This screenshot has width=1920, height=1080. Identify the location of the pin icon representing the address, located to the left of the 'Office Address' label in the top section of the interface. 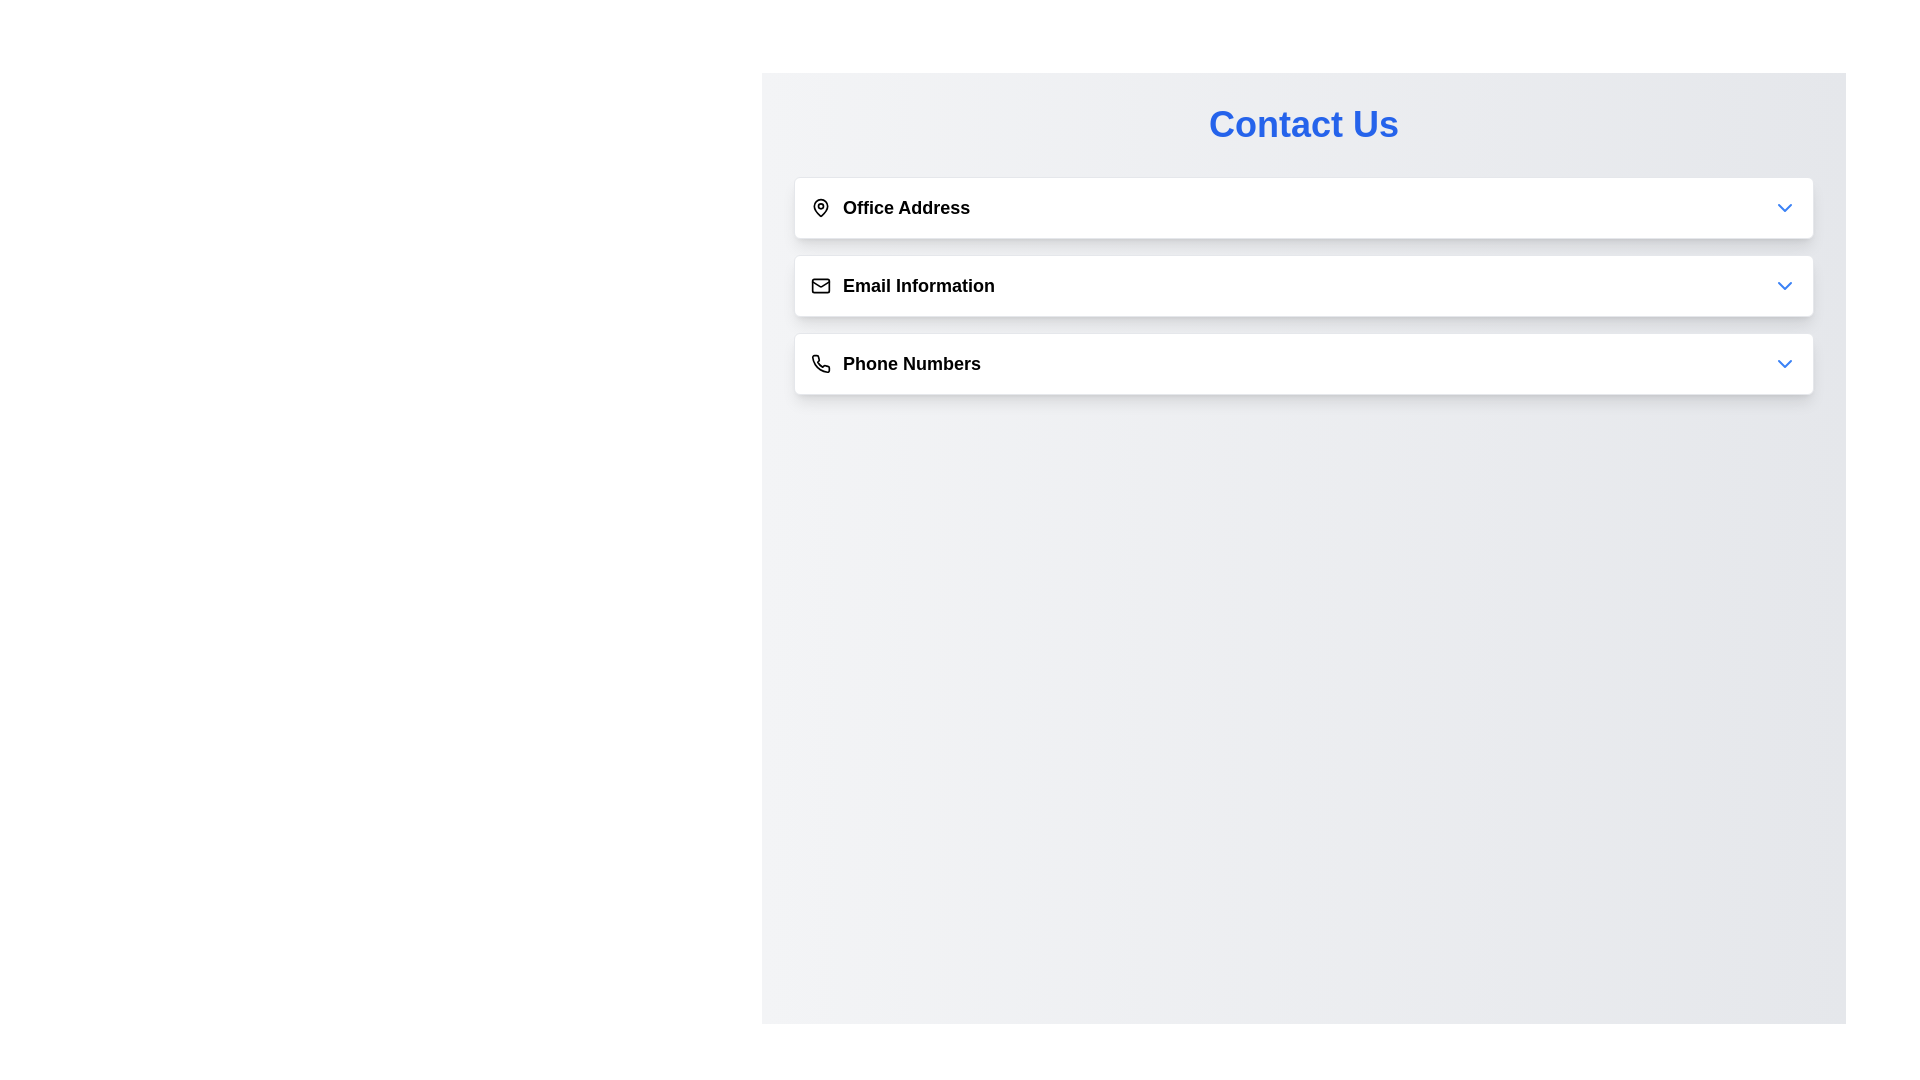
(820, 207).